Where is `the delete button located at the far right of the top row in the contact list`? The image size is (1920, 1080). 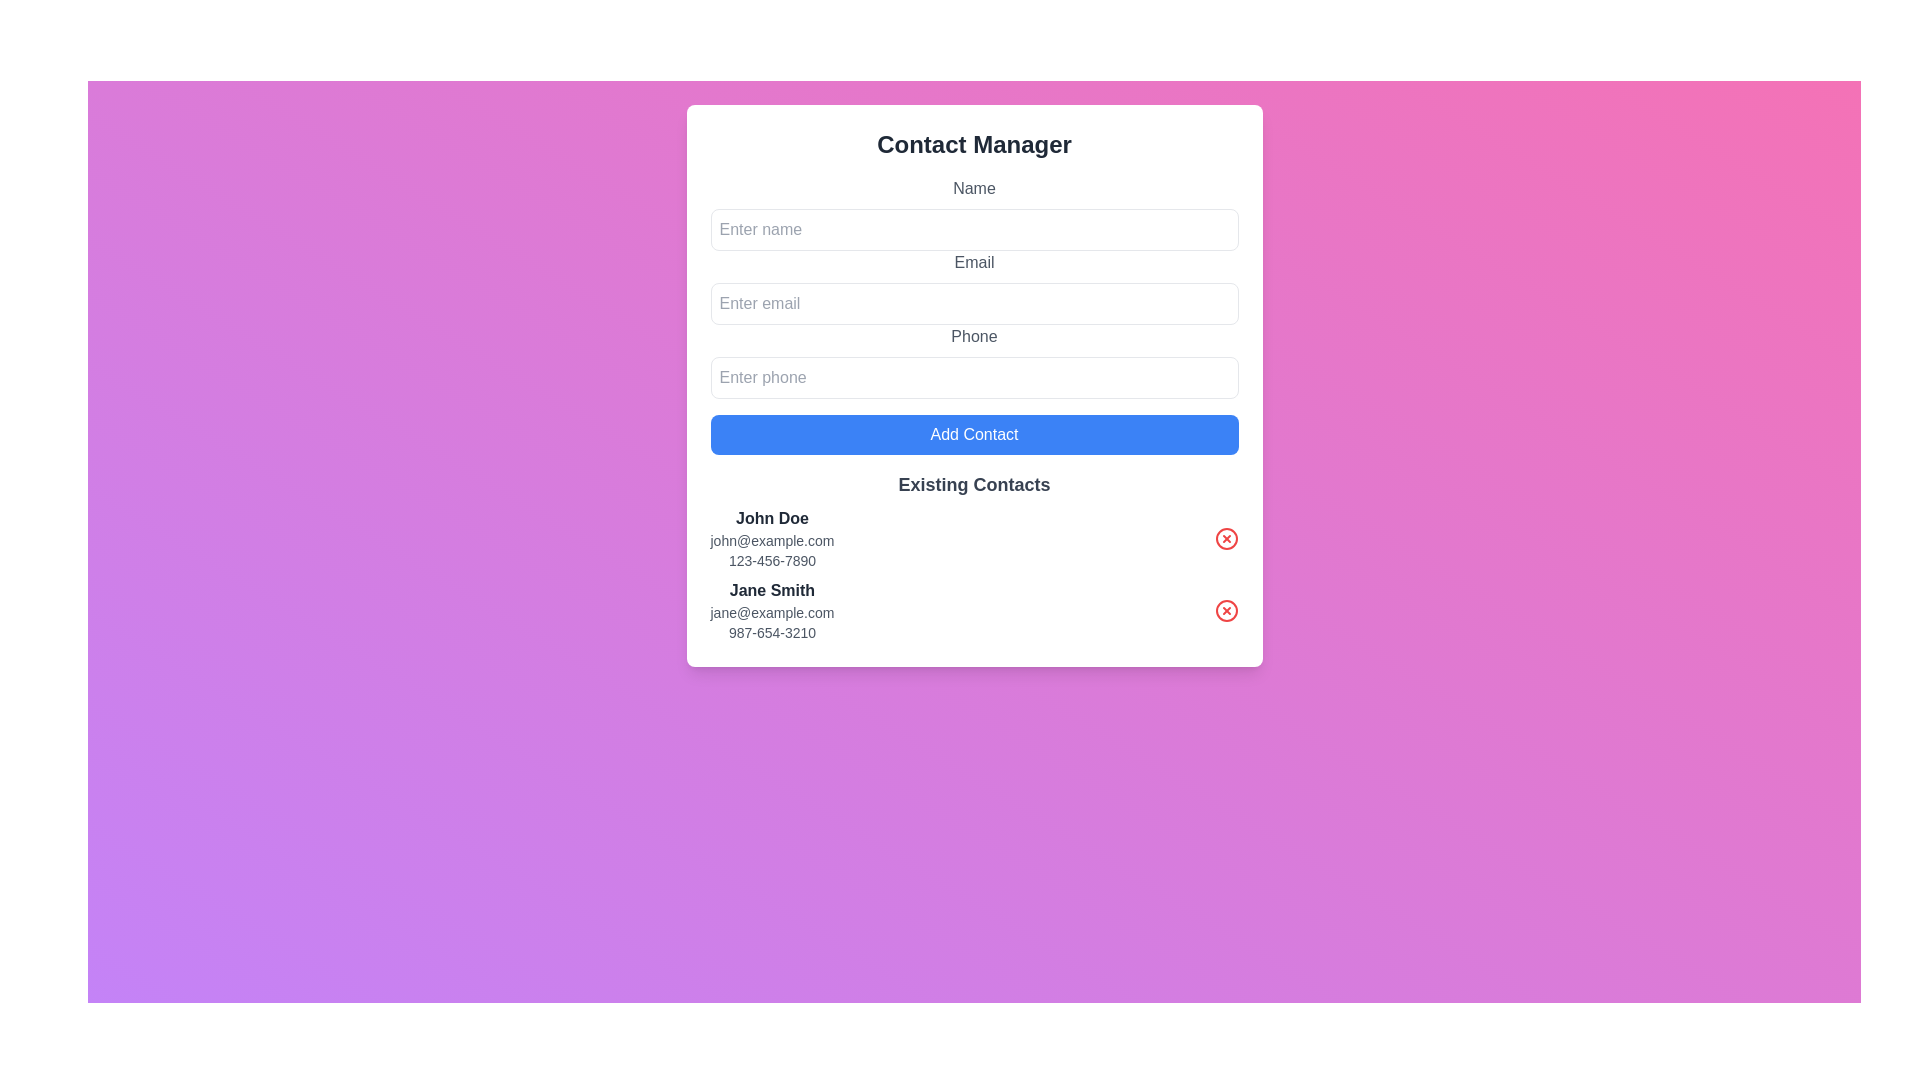 the delete button located at the far right of the top row in the contact list is located at coordinates (1225, 538).